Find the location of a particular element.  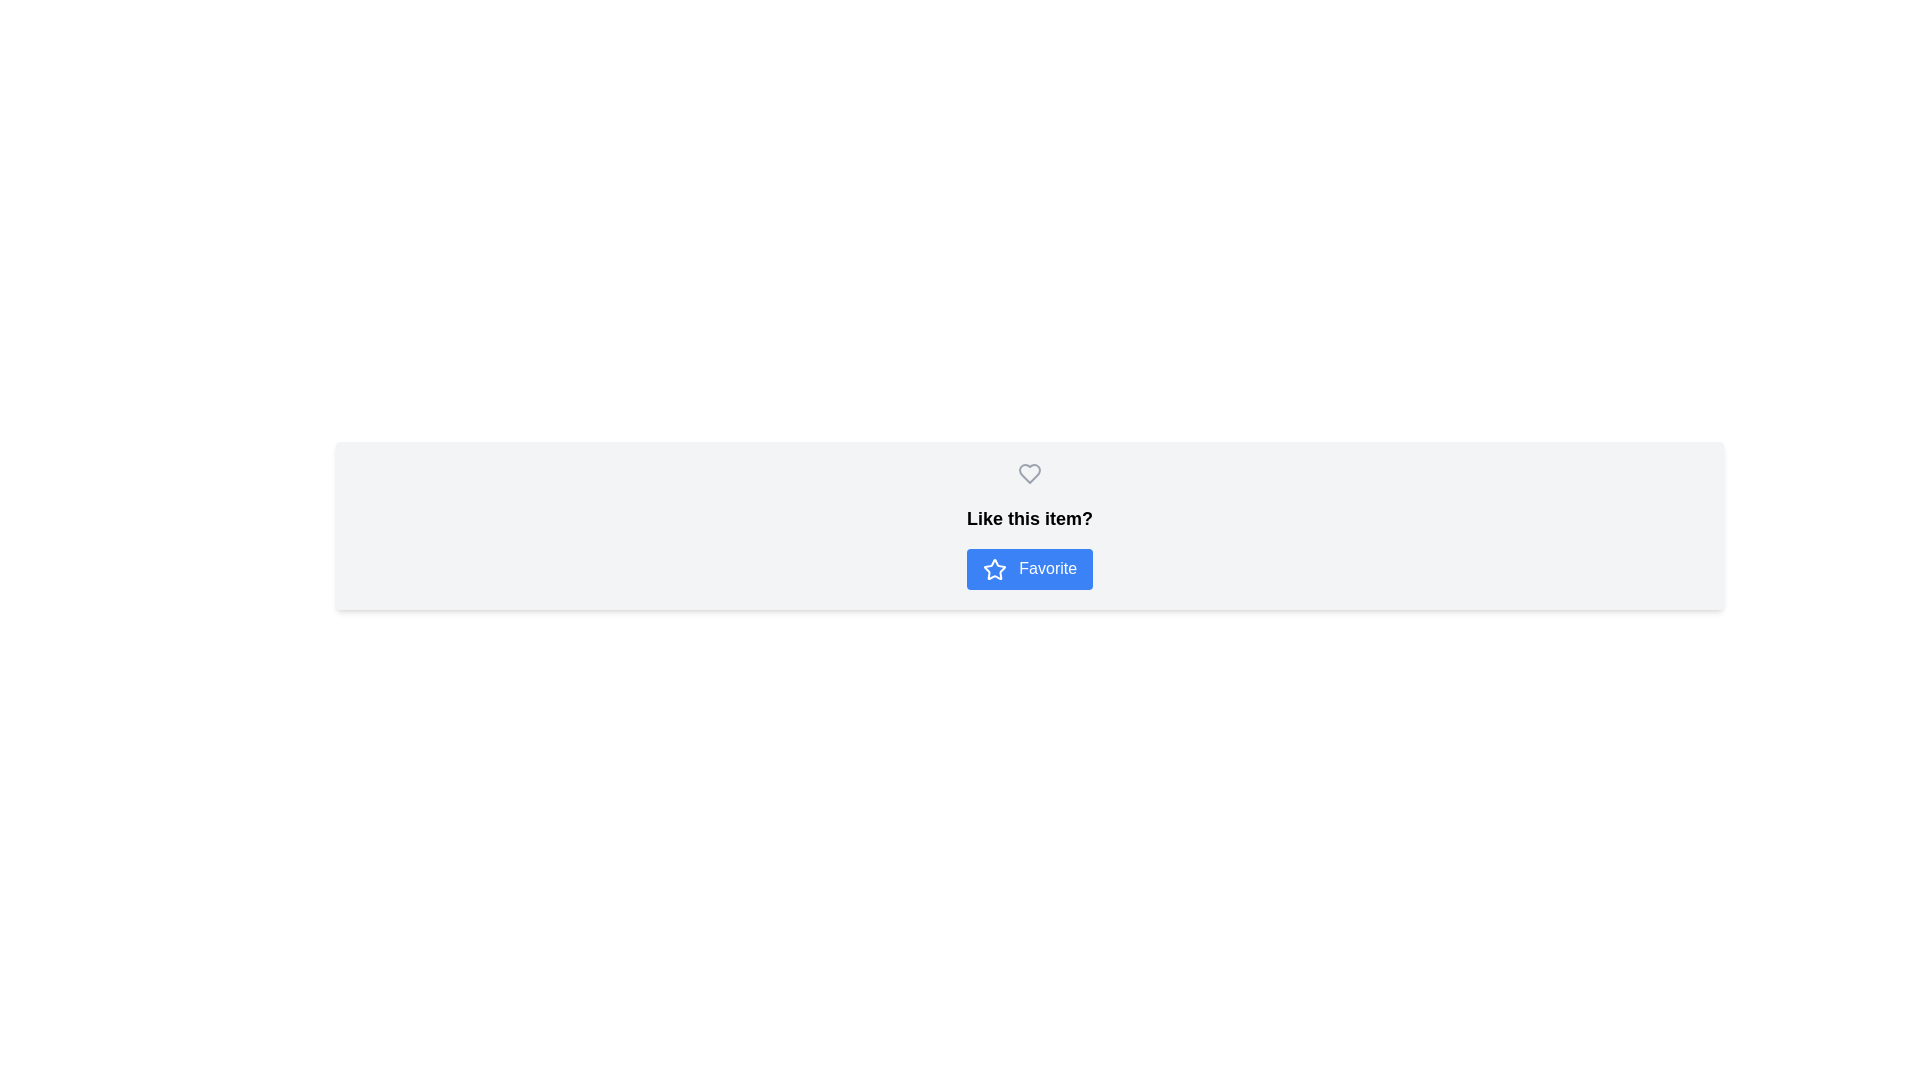

the Heart-shaped icon to express approval or save the associated item is located at coordinates (1030, 477).